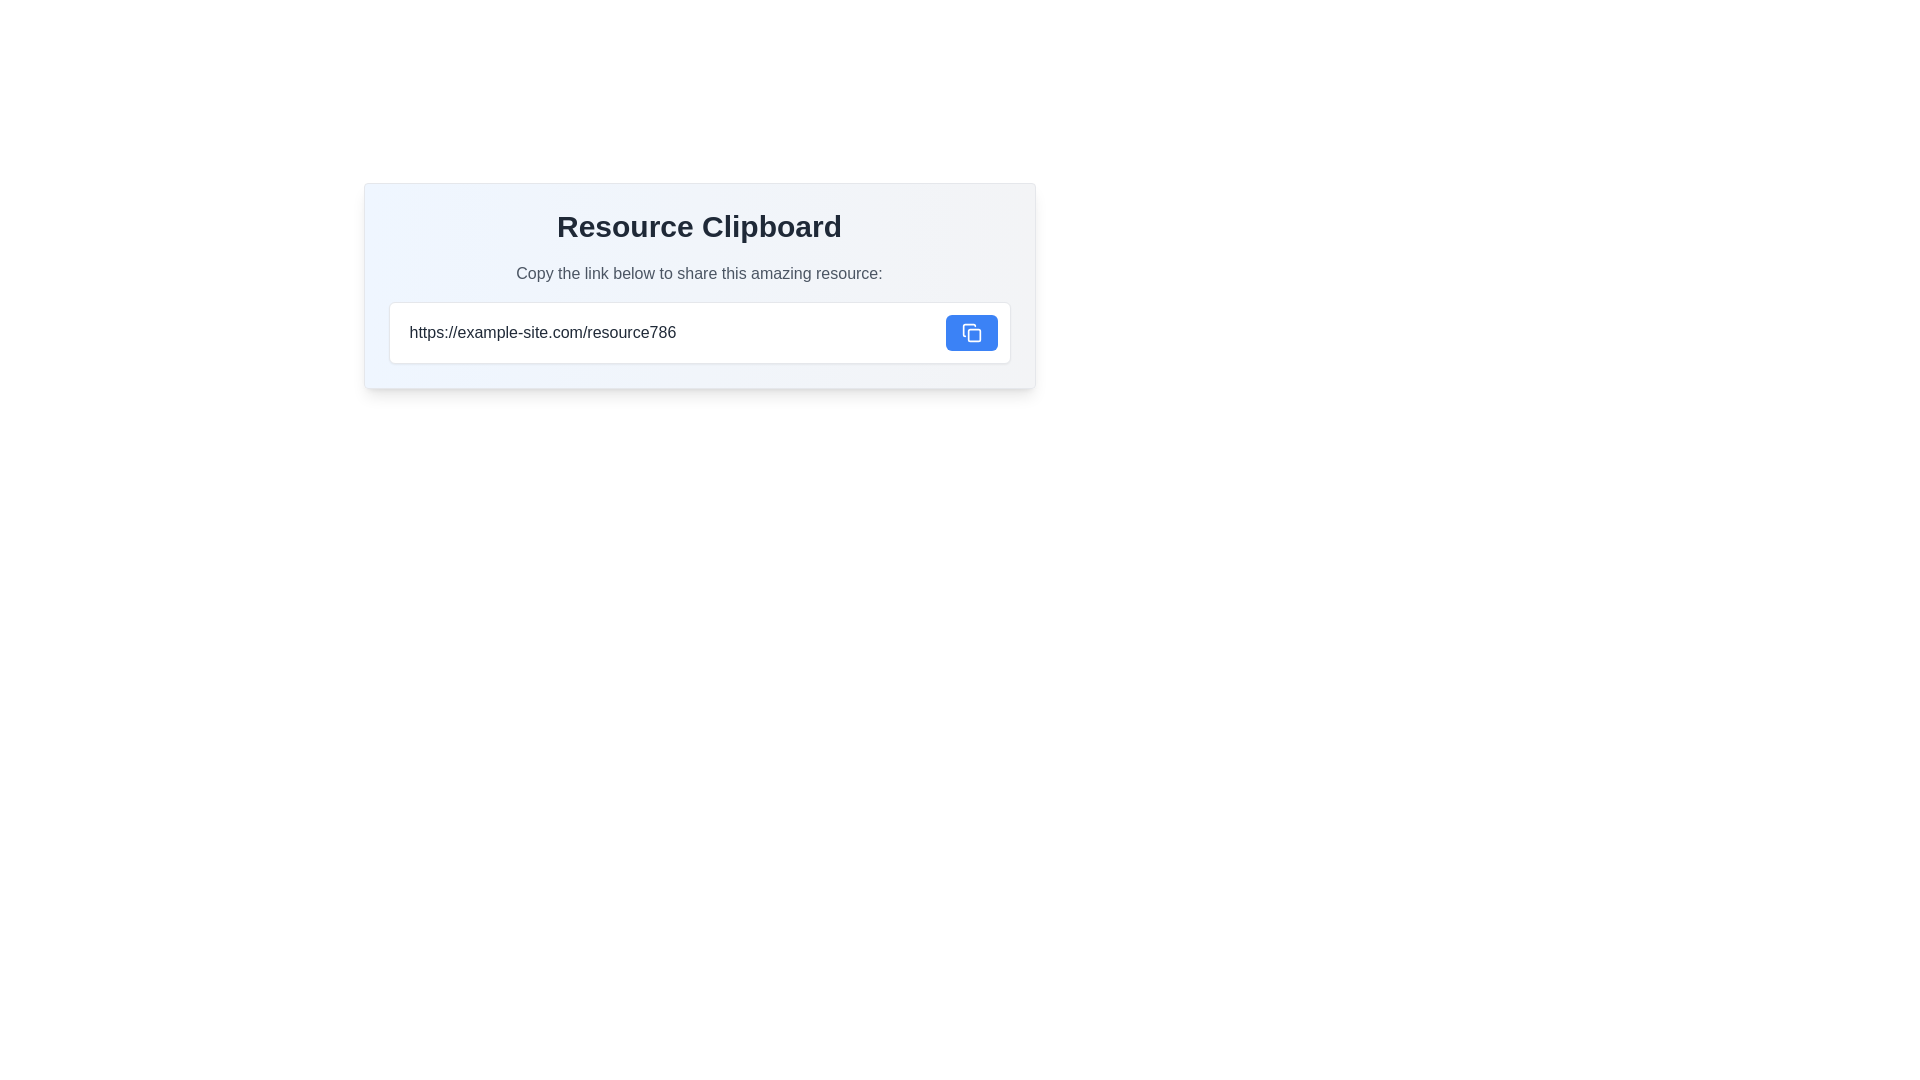  What do you see at coordinates (971, 331) in the screenshot?
I see `the copy action icon, which is styled as two overlapping squares within a blue button, located just to the right of the URL input field` at bounding box center [971, 331].